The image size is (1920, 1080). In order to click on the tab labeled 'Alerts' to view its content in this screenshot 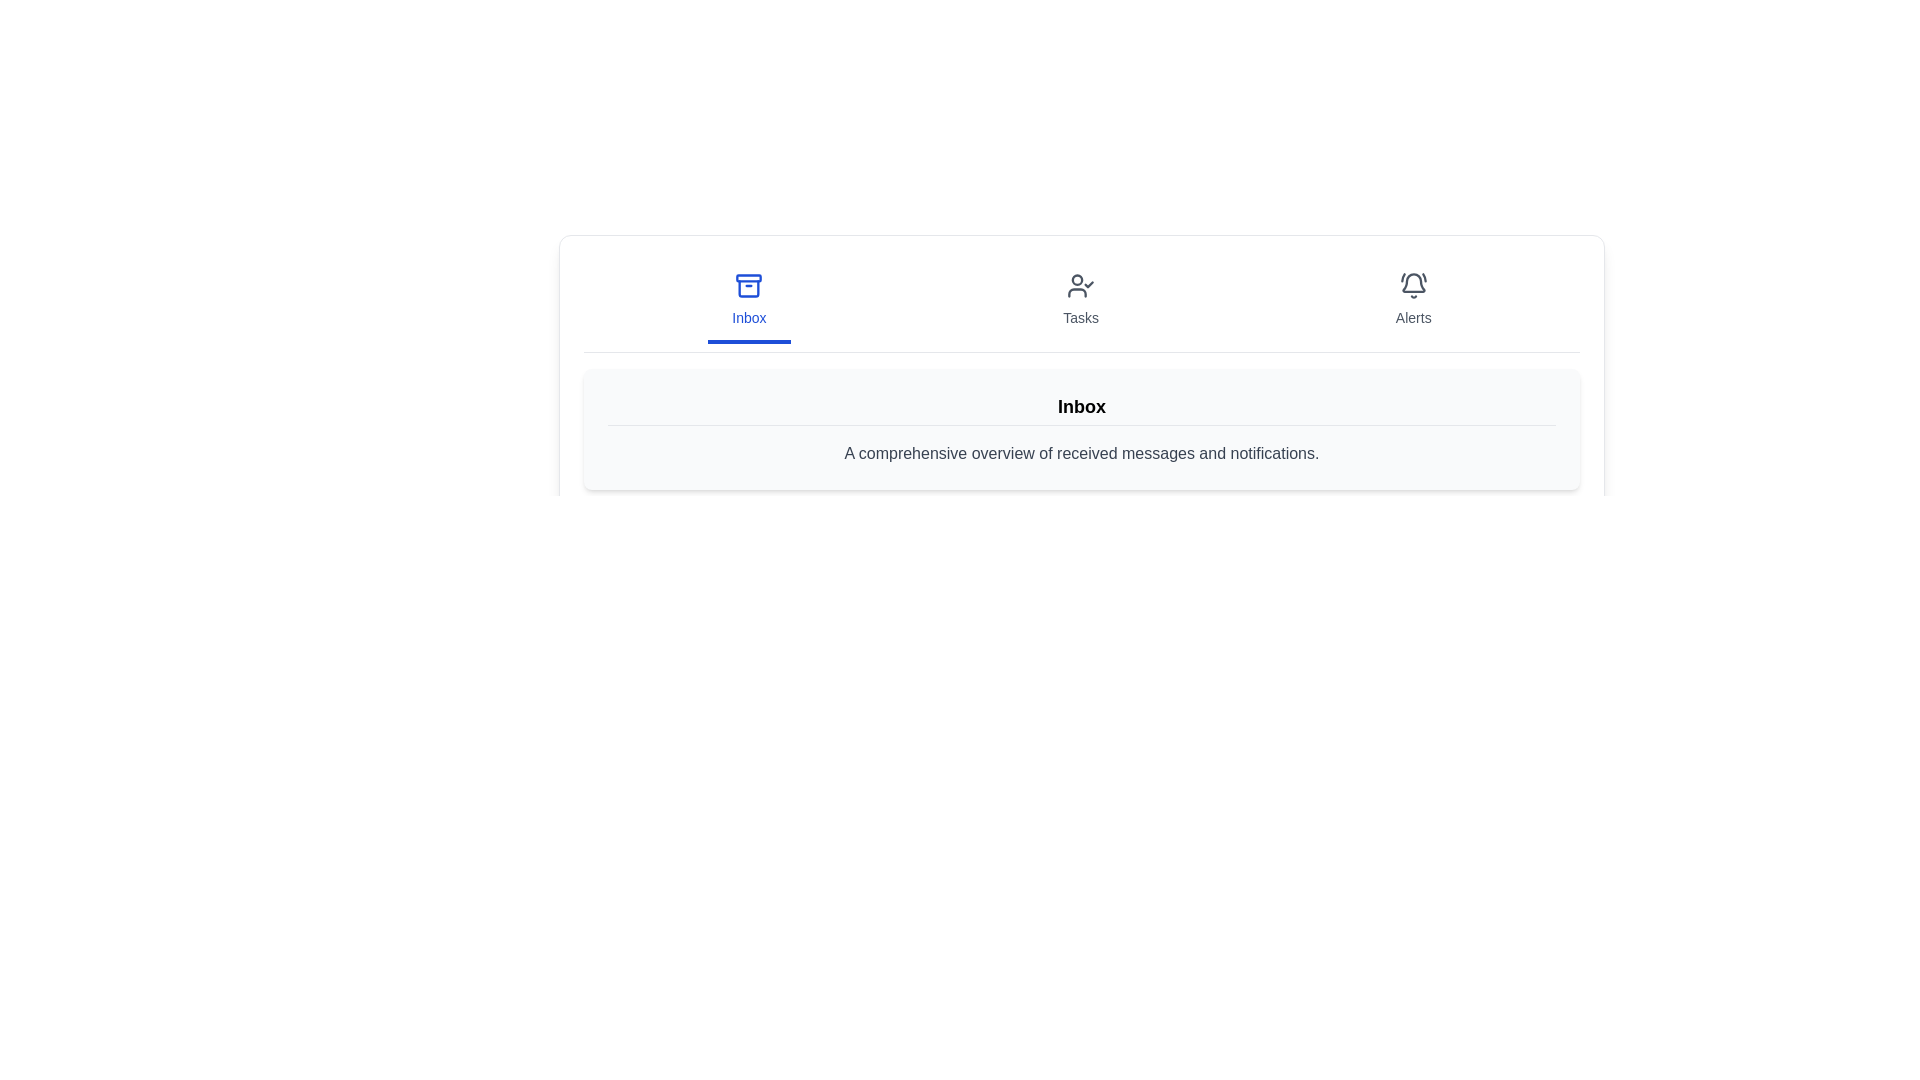, I will do `click(1412, 301)`.